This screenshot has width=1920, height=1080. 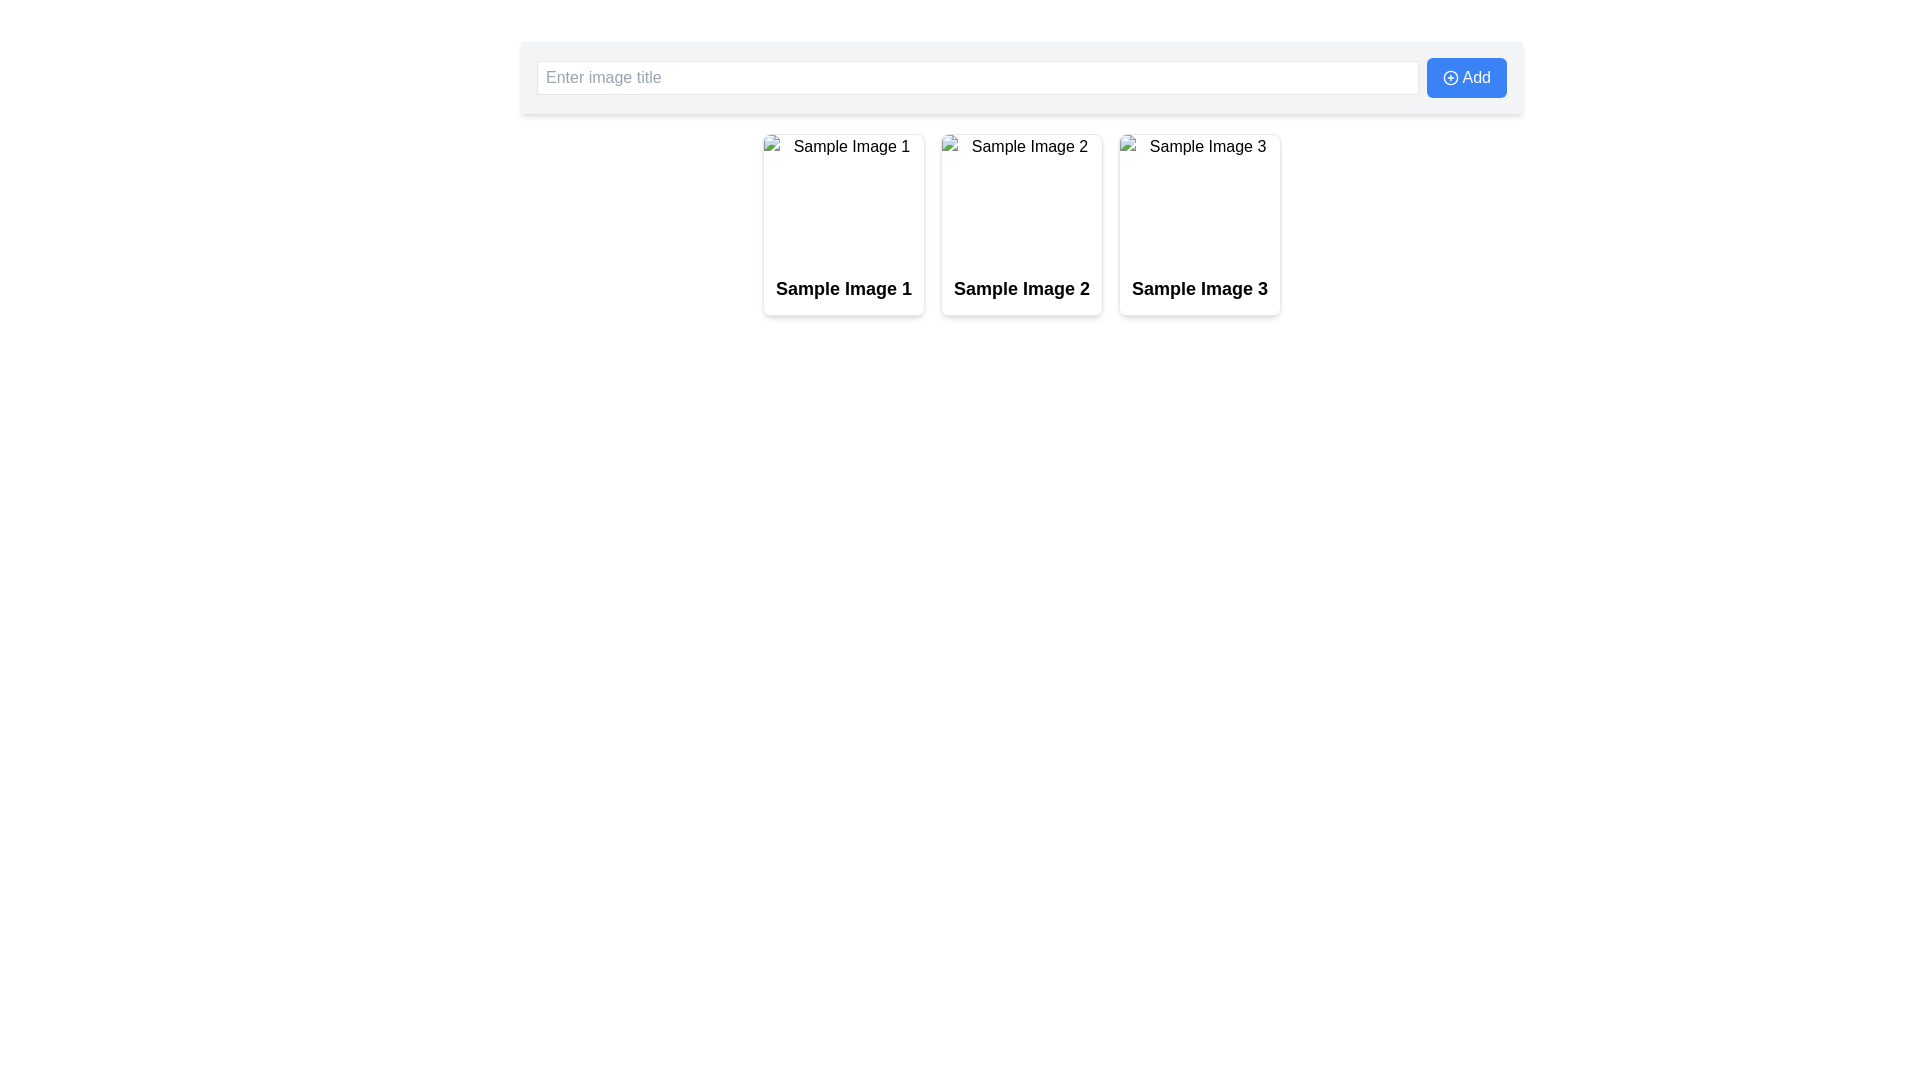 What do you see at coordinates (843, 289) in the screenshot?
I see `text label 'Sample Image 1' which is displayed in bold font below the image thumbnail in the first card layout` at bounding box center [843, 289].